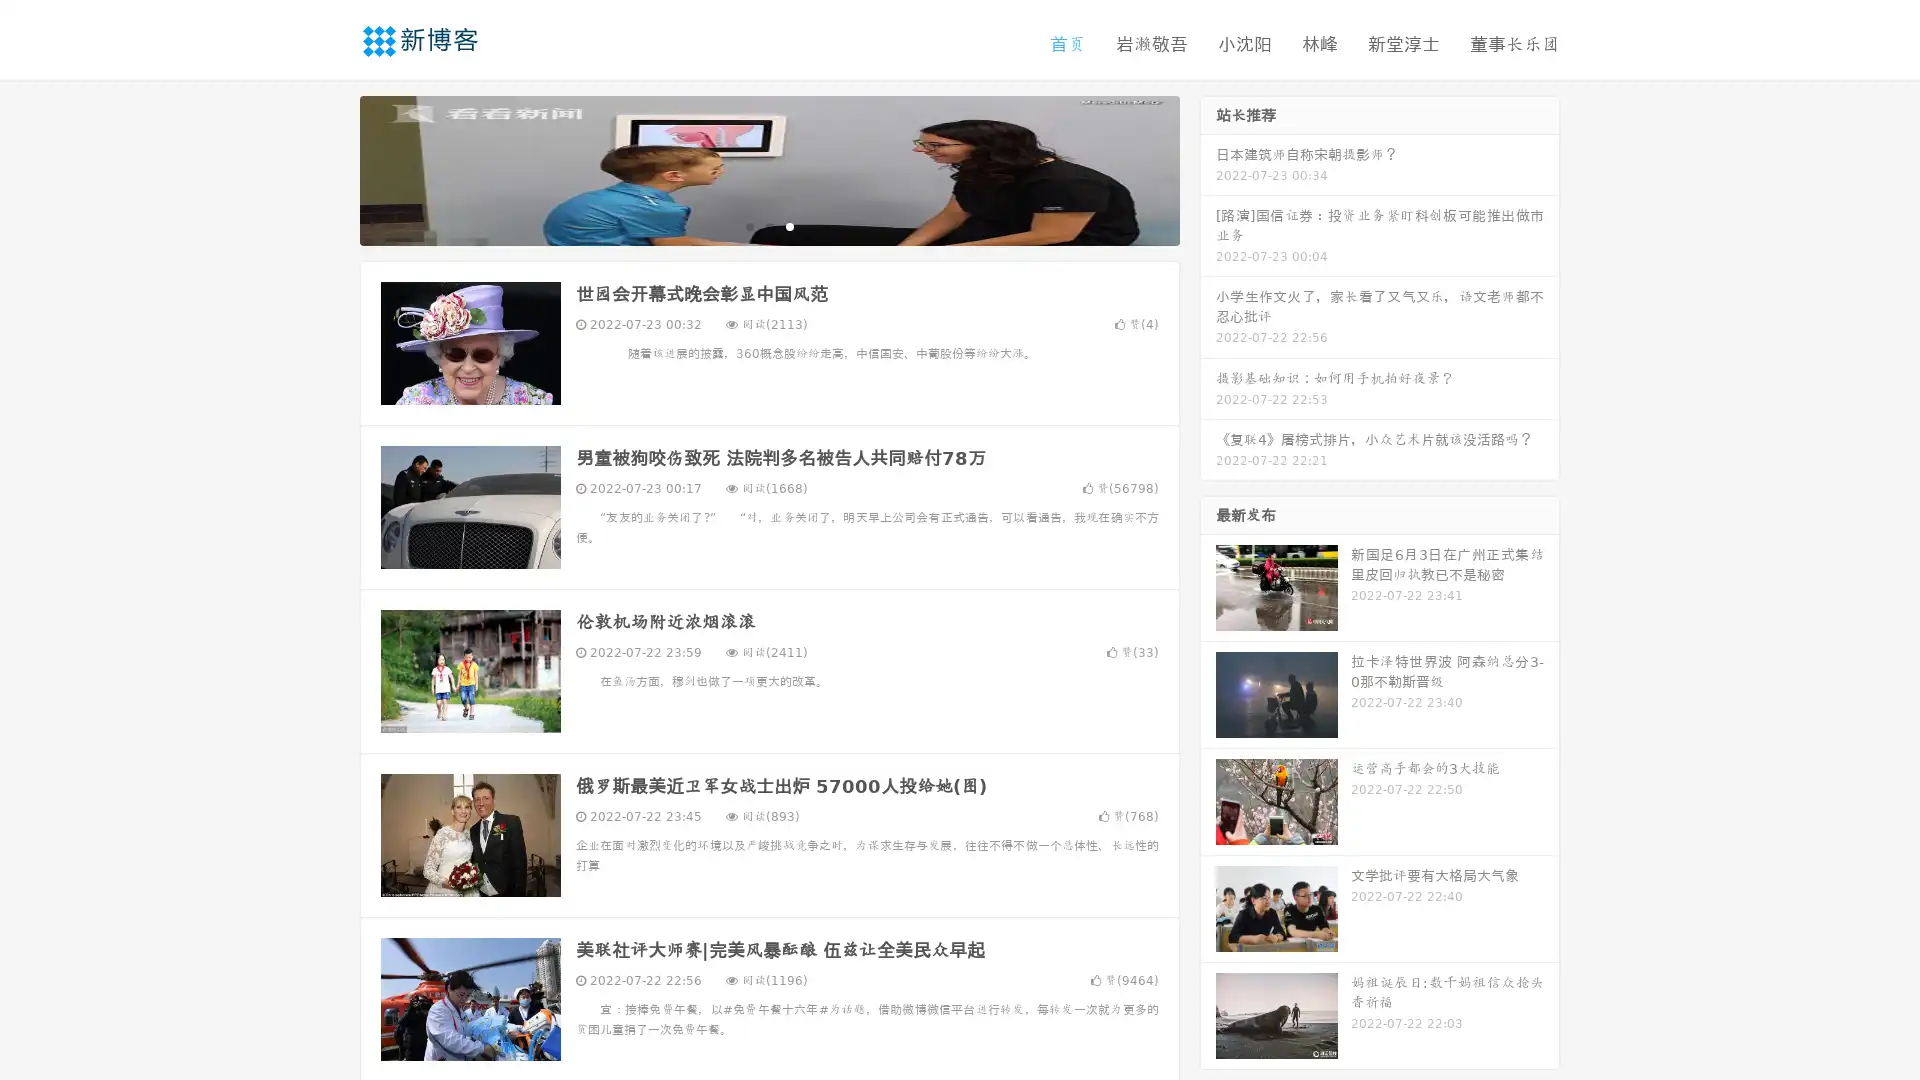 This screenshot has width=1920, height=1080. Describe the element at coordinates (1208, 168) in the screenshot. I see `Next slide` at that location.